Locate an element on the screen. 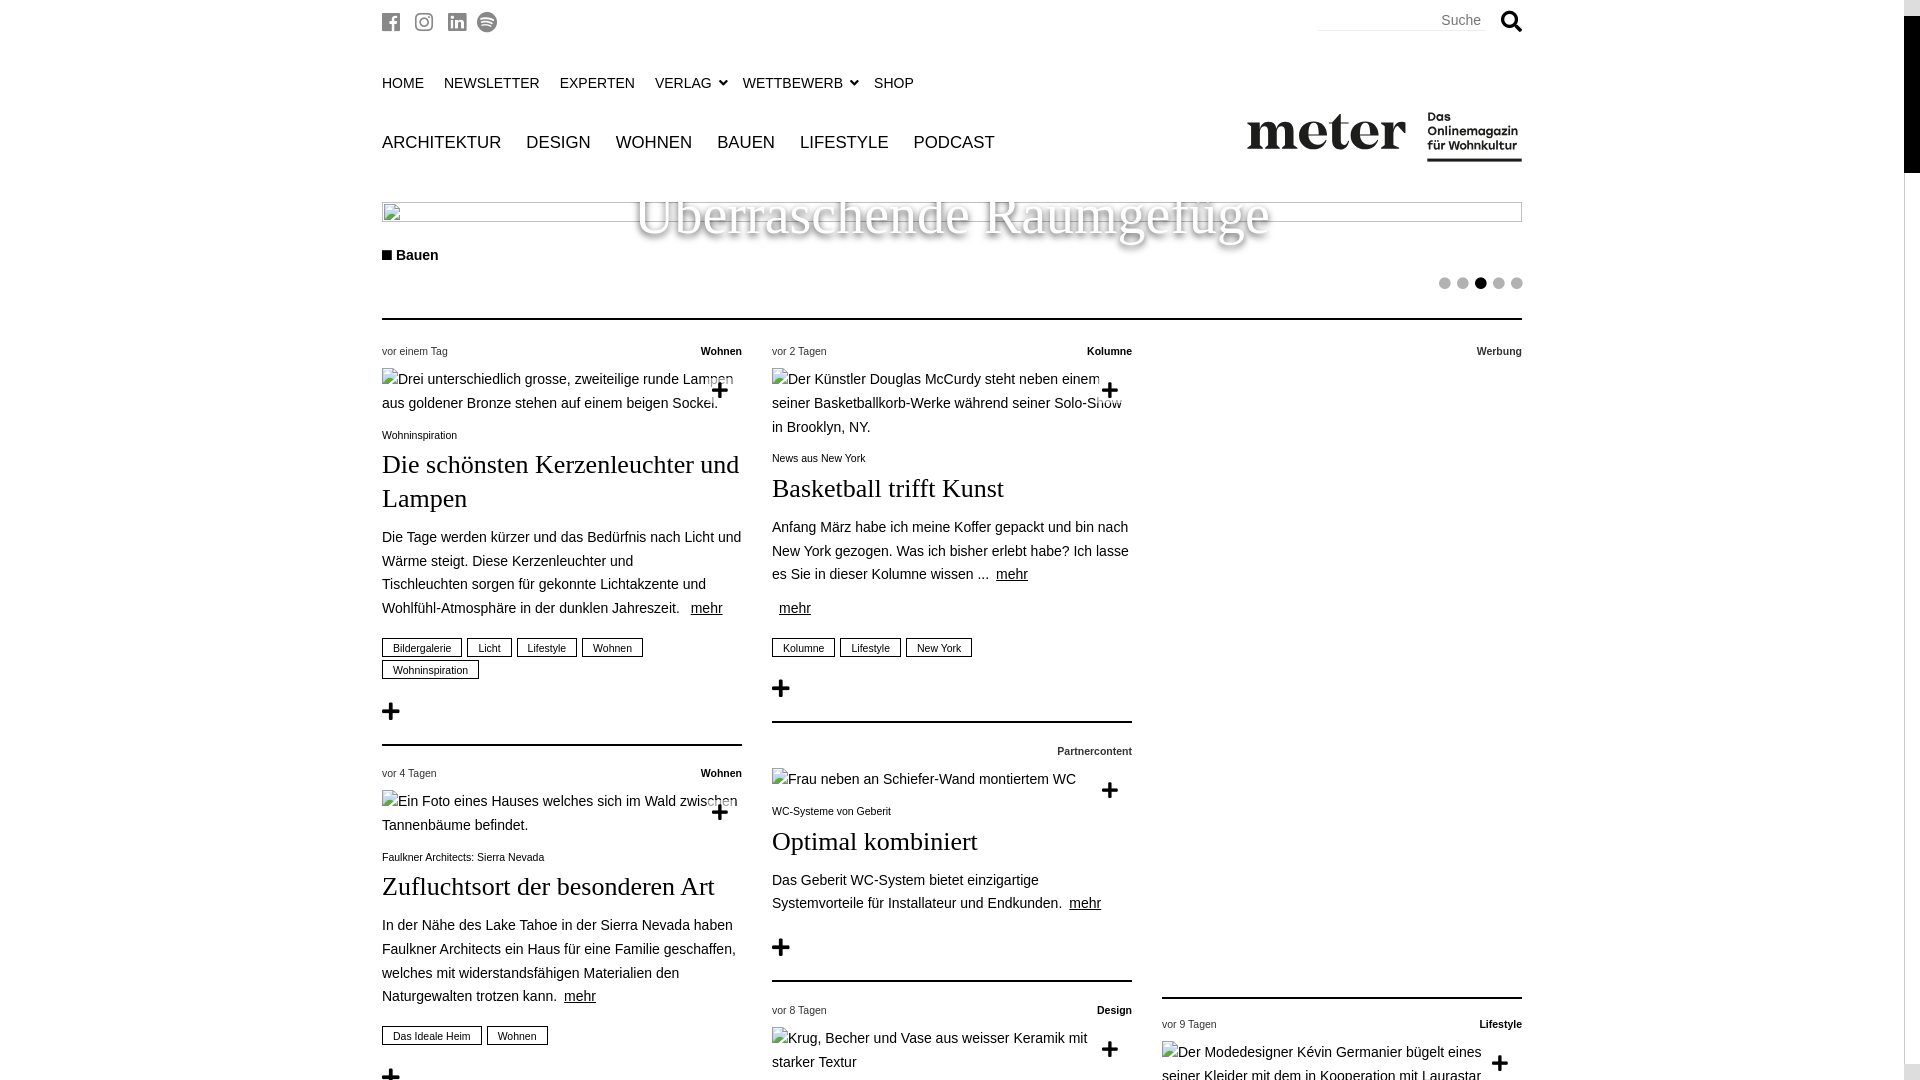 The width and height of the screenshot is (1920, 1080). 'WOHNEN' is located at coordinates (653, 142).